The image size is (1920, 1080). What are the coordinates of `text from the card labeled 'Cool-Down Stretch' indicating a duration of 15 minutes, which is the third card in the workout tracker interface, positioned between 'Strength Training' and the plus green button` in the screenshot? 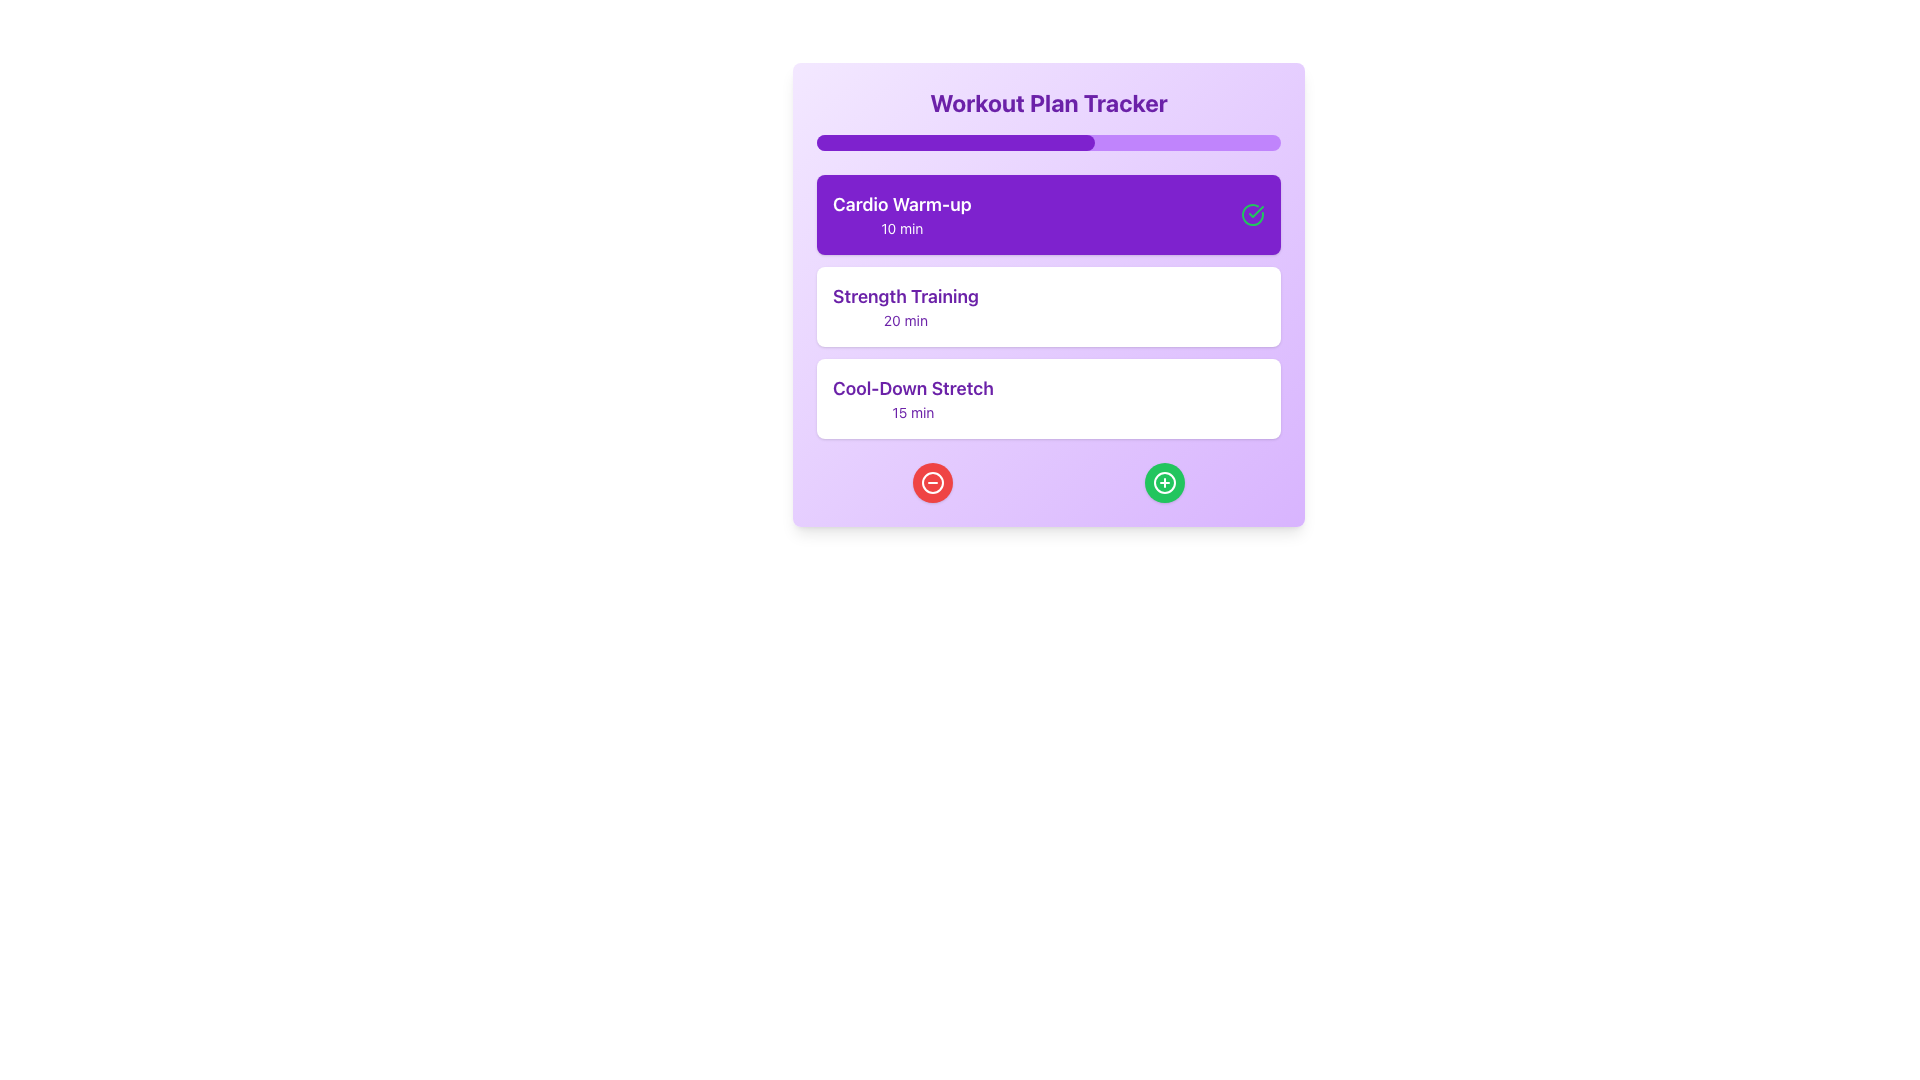 It's located at (912, 398).